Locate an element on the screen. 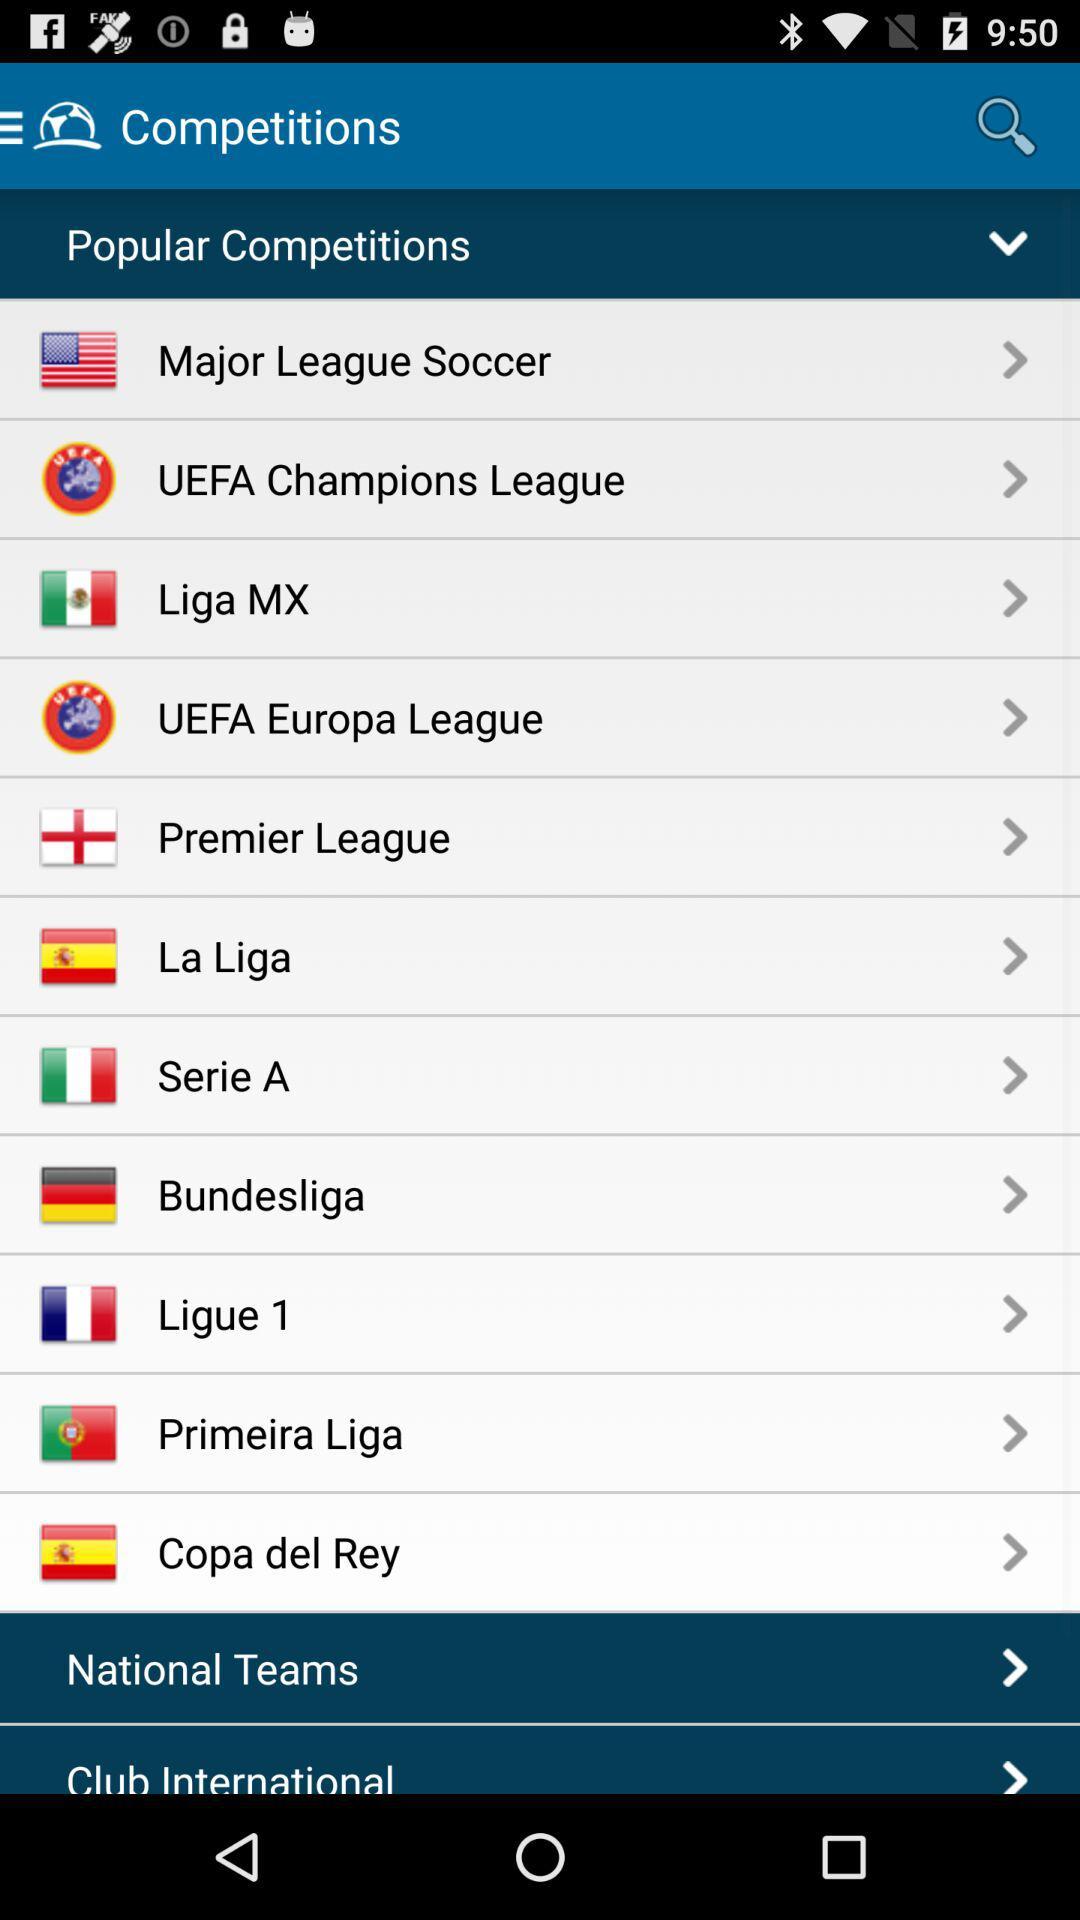  the club international    item is located at coordinates (245, 1772).